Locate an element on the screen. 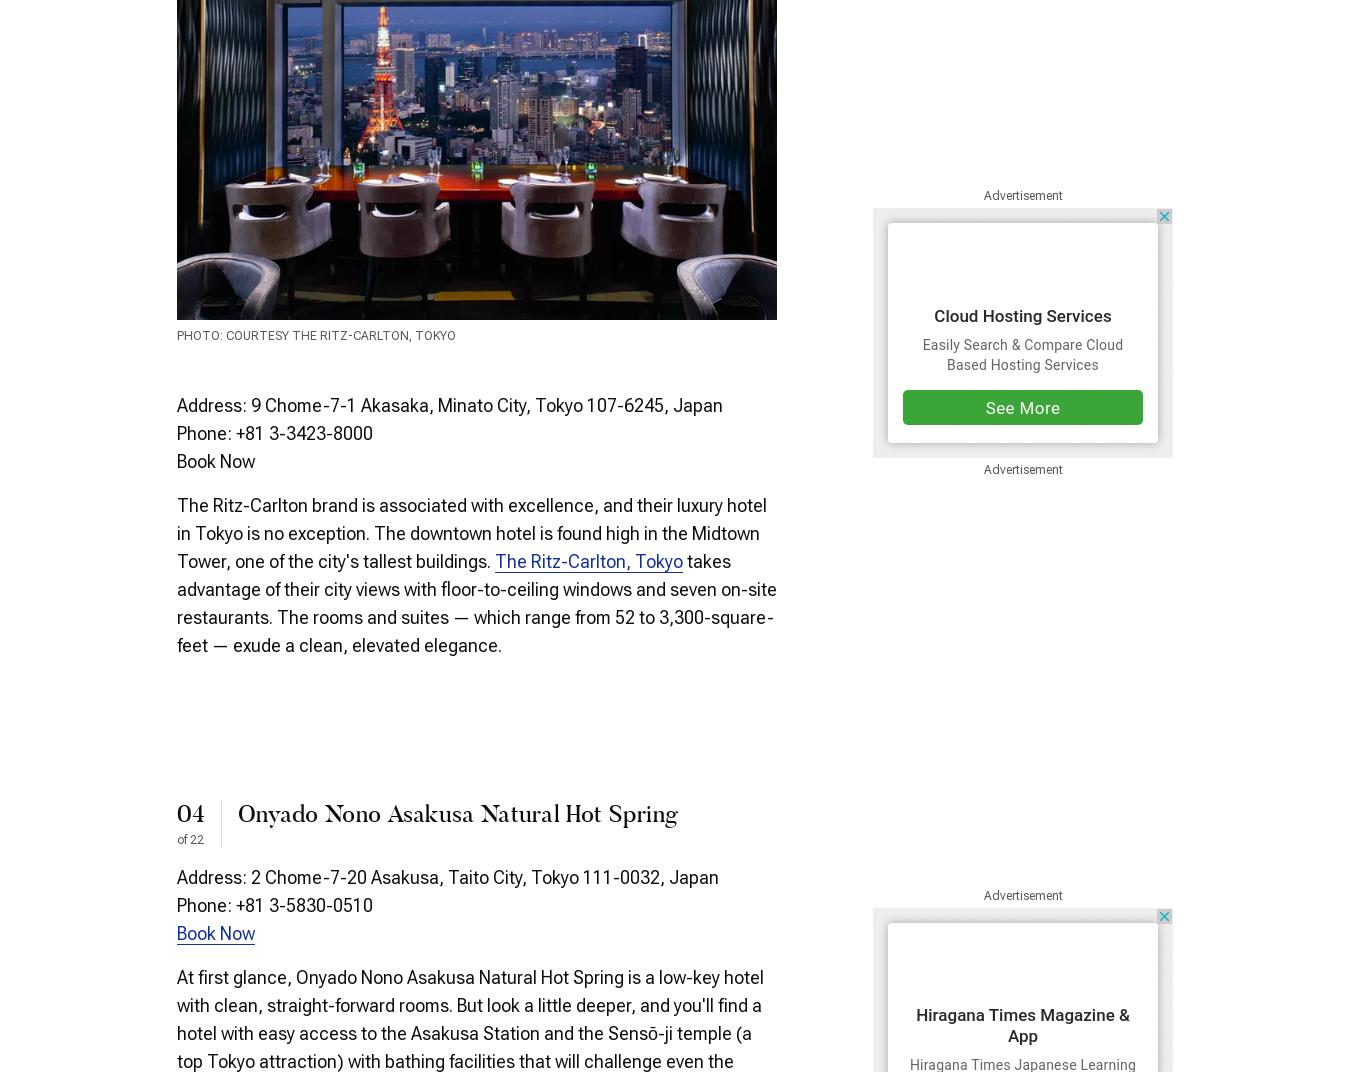  'Address: 2 Chome-7-20 Asakusa, Taito City, Tokyo 111-0032, Japan' is located at coordinates (448, 876).